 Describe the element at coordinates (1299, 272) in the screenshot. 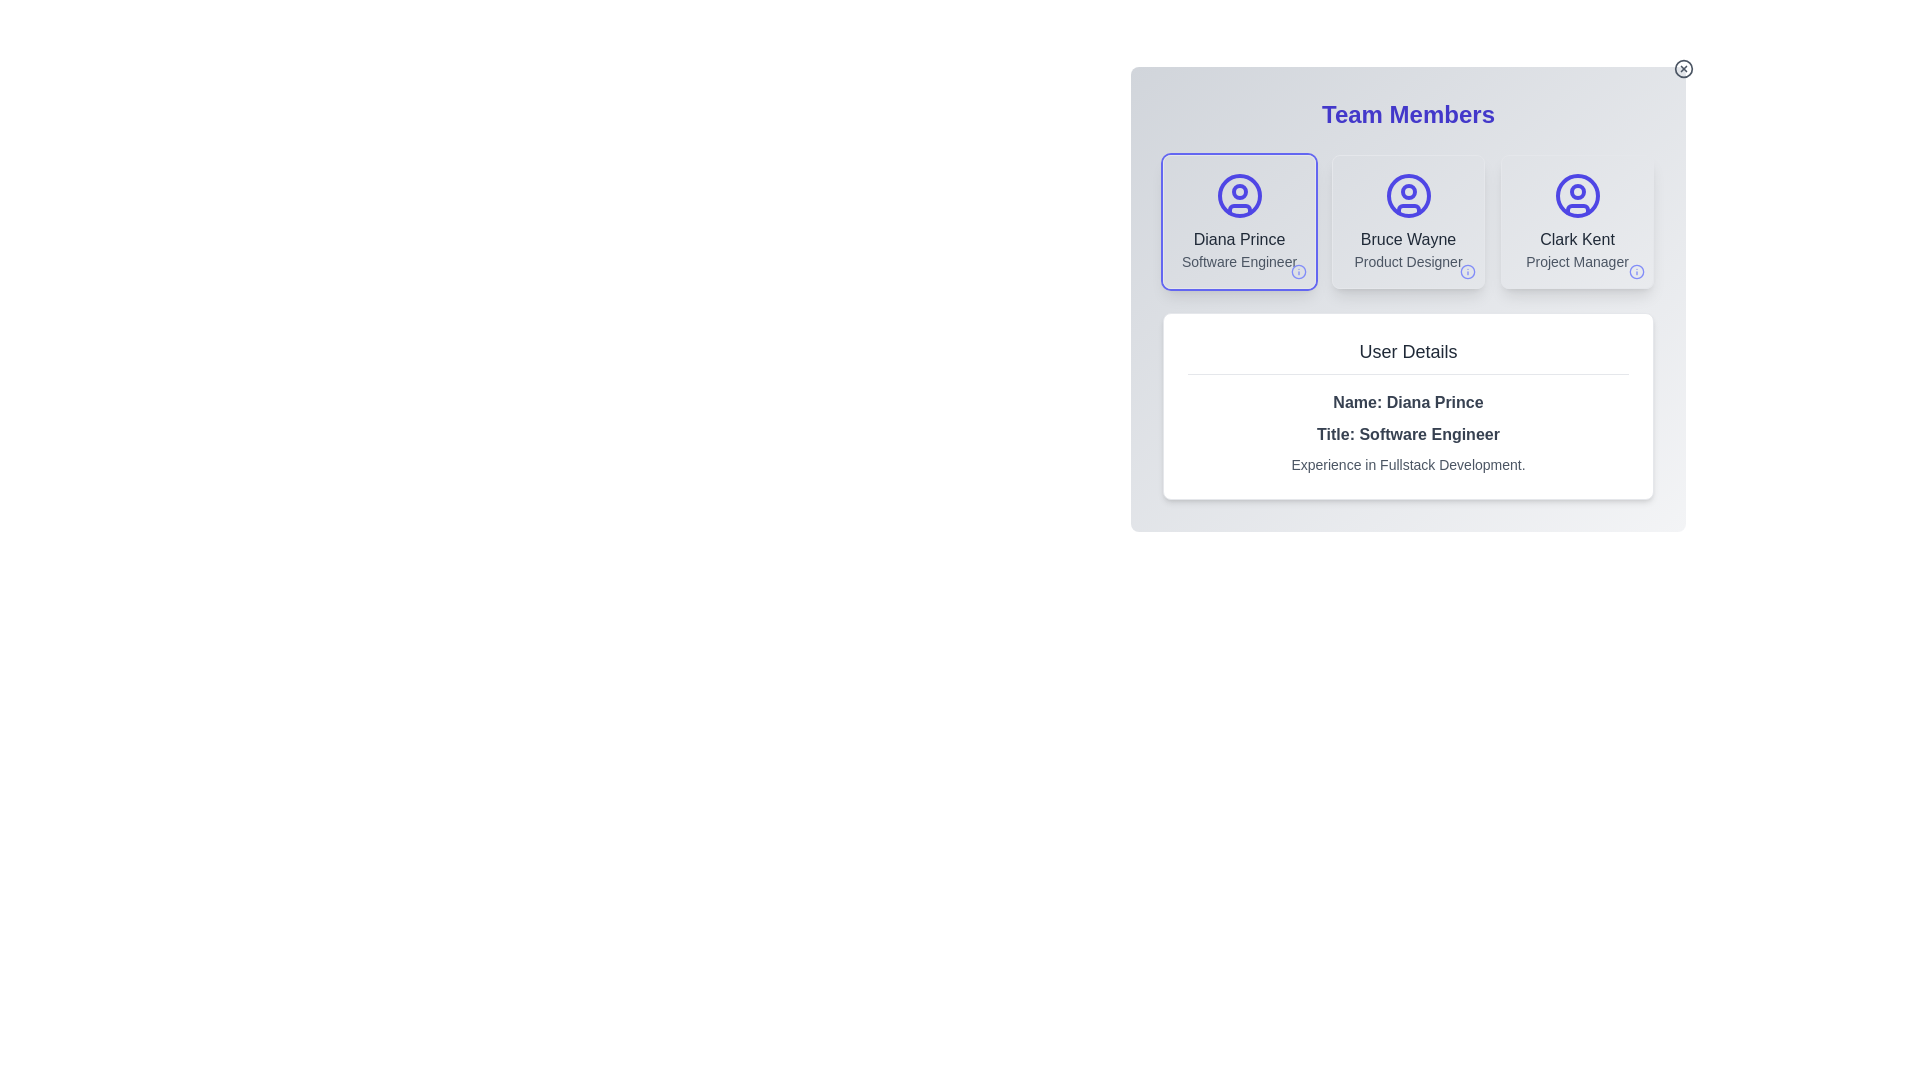

I see `the circular icon with an 'i' symbol, styled with a blue tint, located in the bottom-right corner of the card labeled 'Diana Prince Software Engineer' in the 'Team Members' section` at that location.